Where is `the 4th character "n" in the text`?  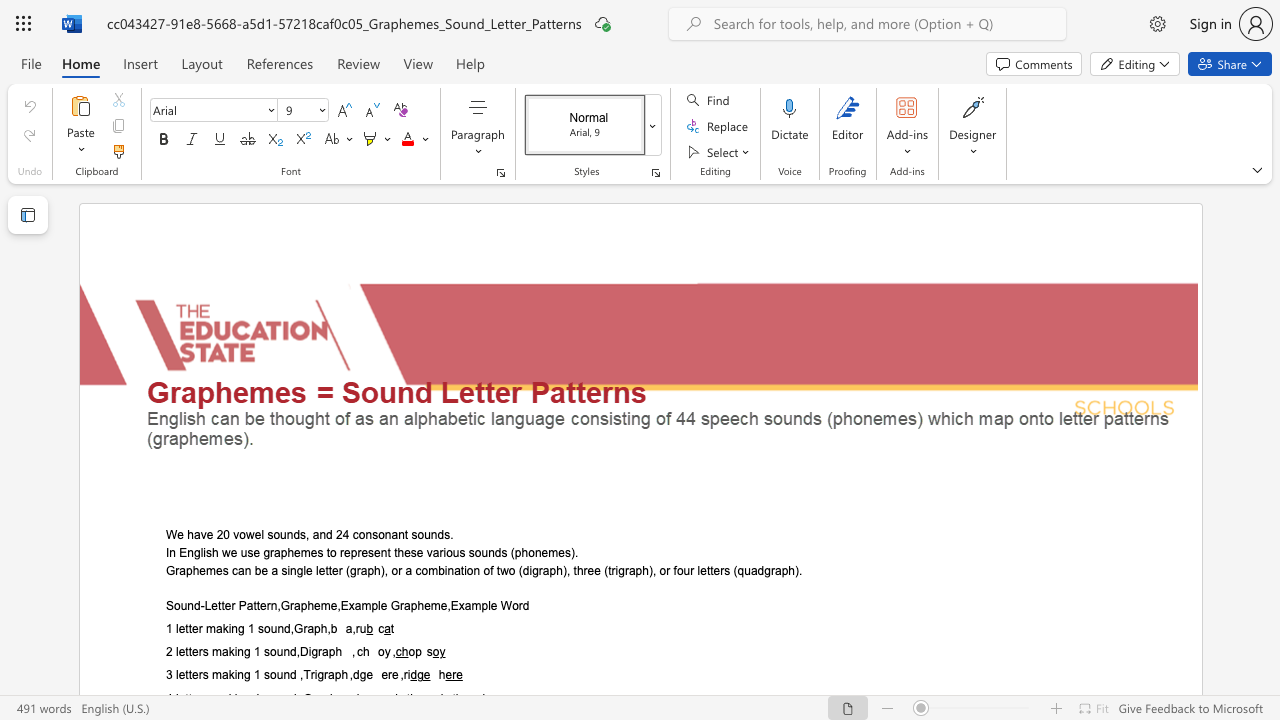
the 4th character "n" in the text is located at coordinates (475, 570).